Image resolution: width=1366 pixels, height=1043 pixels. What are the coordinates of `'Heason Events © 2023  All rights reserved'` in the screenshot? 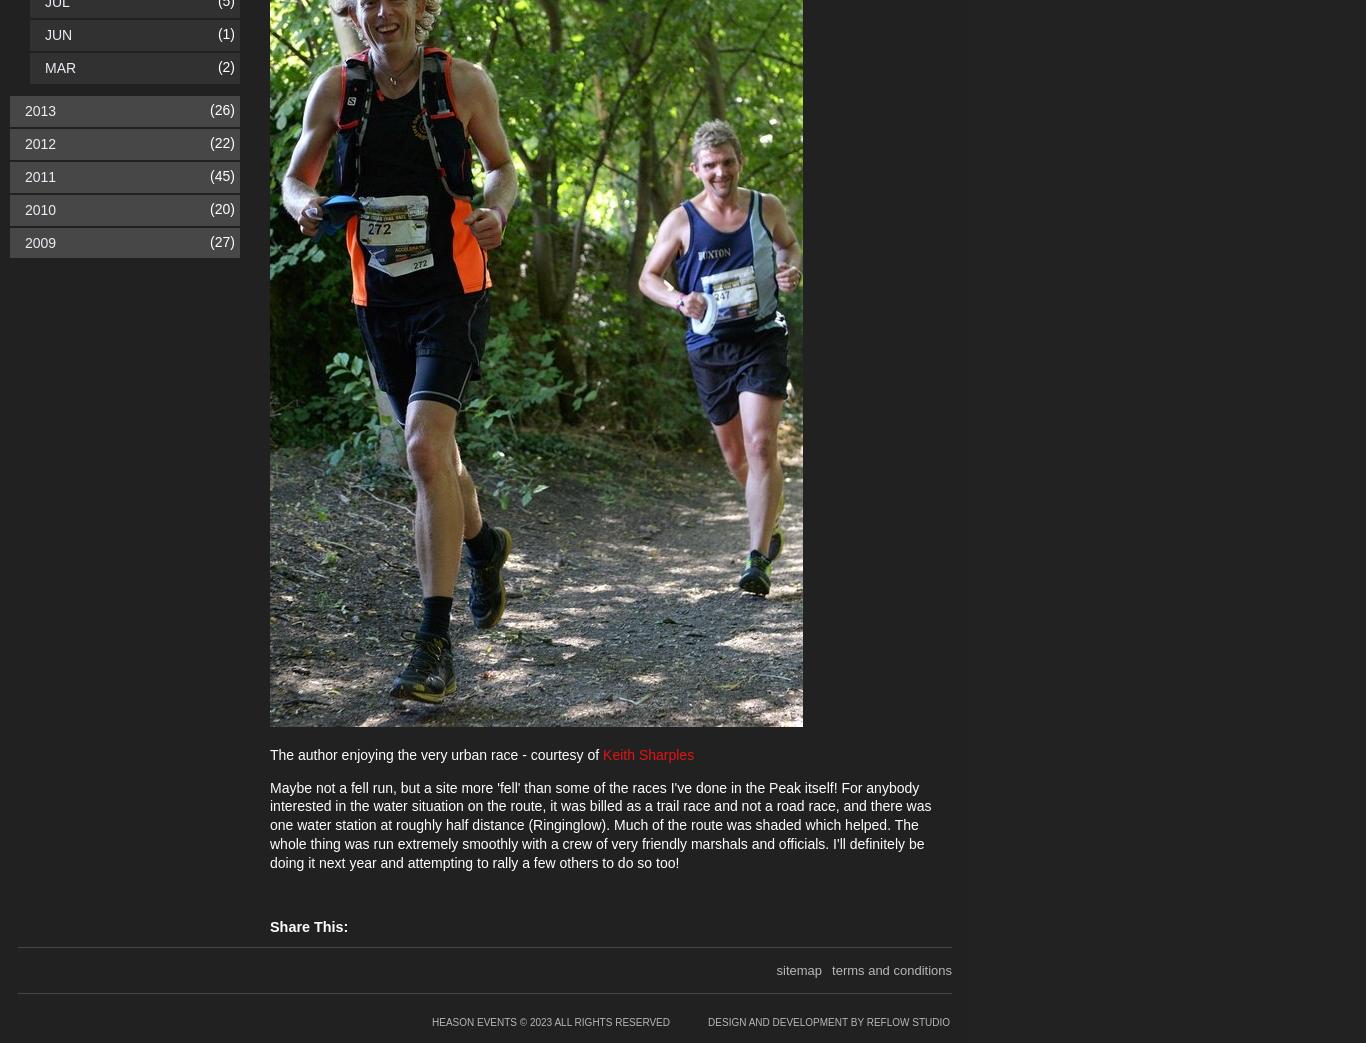 It's located at (550, 1021).